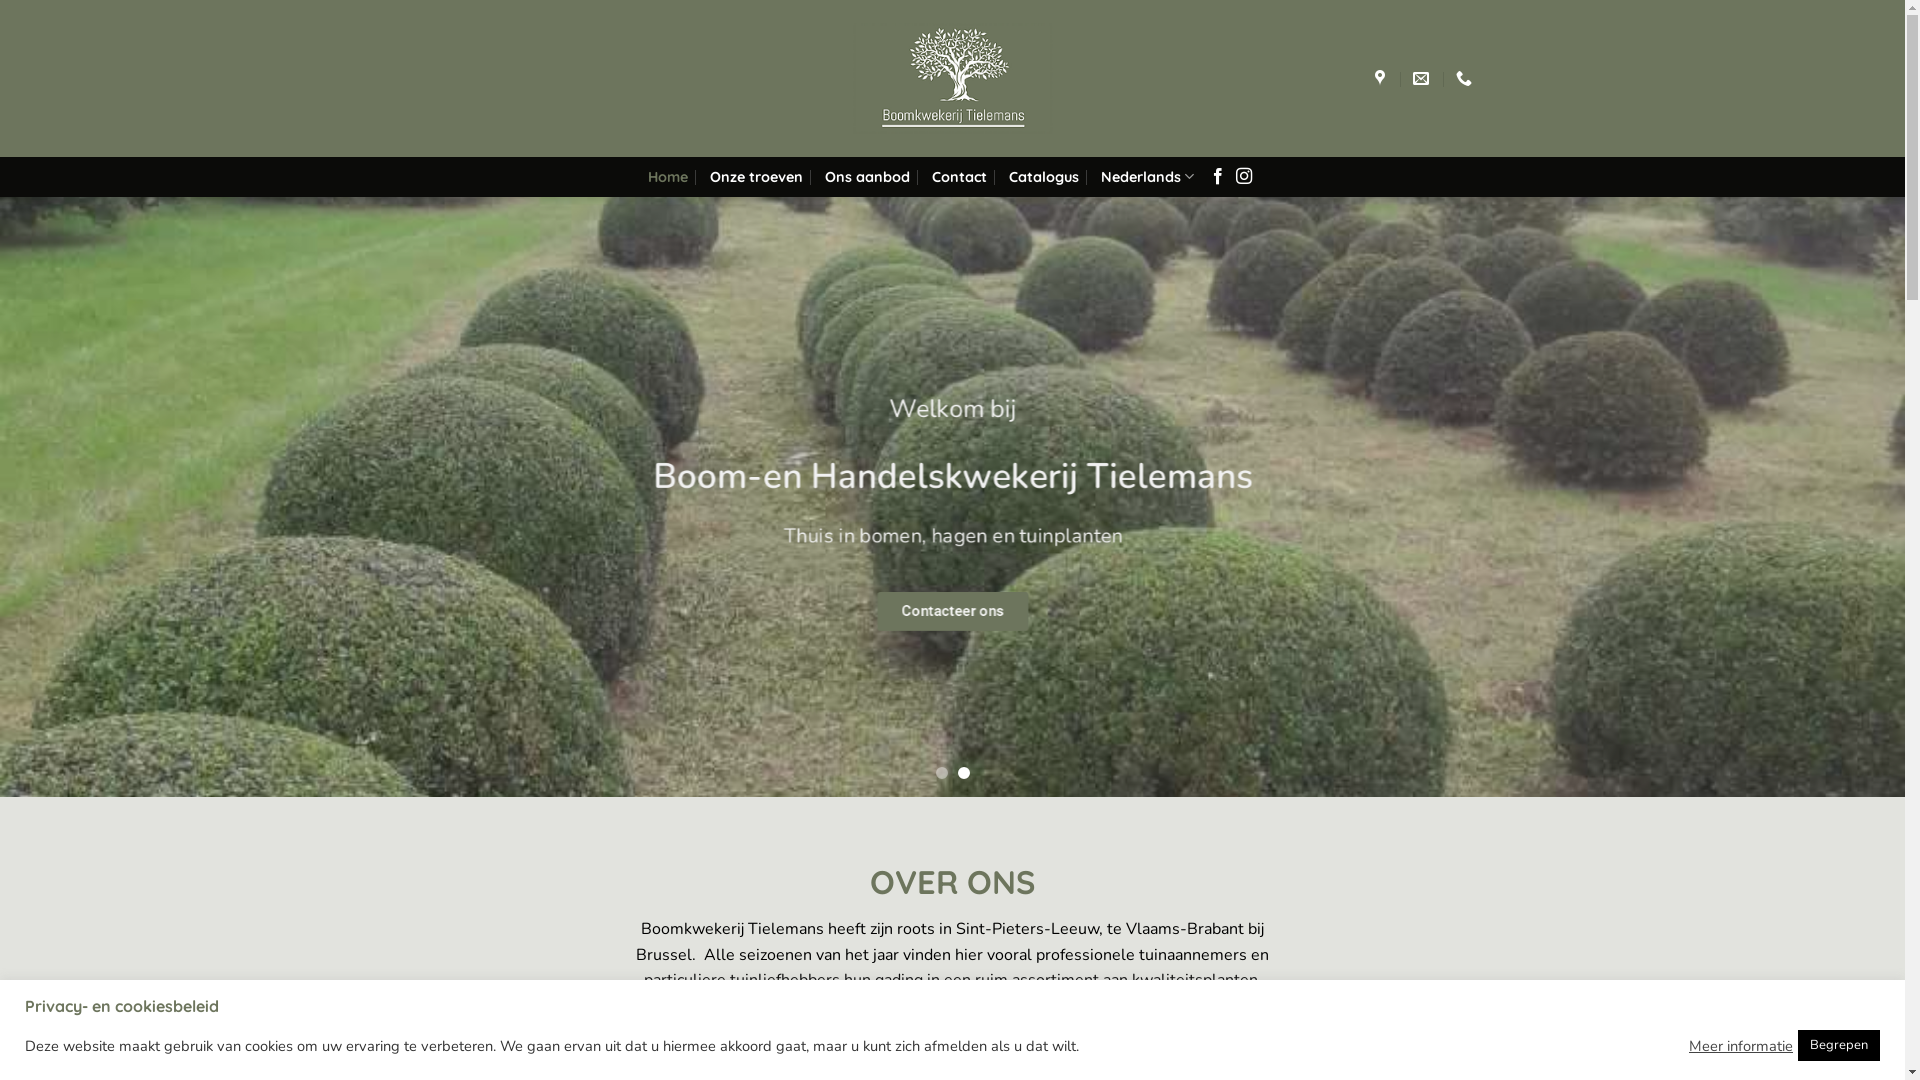 The width and height of the screenshot is (1920, 1080). Describe the element at coordinates (710, 176) in the screenshot. I see `'Onze troeven'` at that location.